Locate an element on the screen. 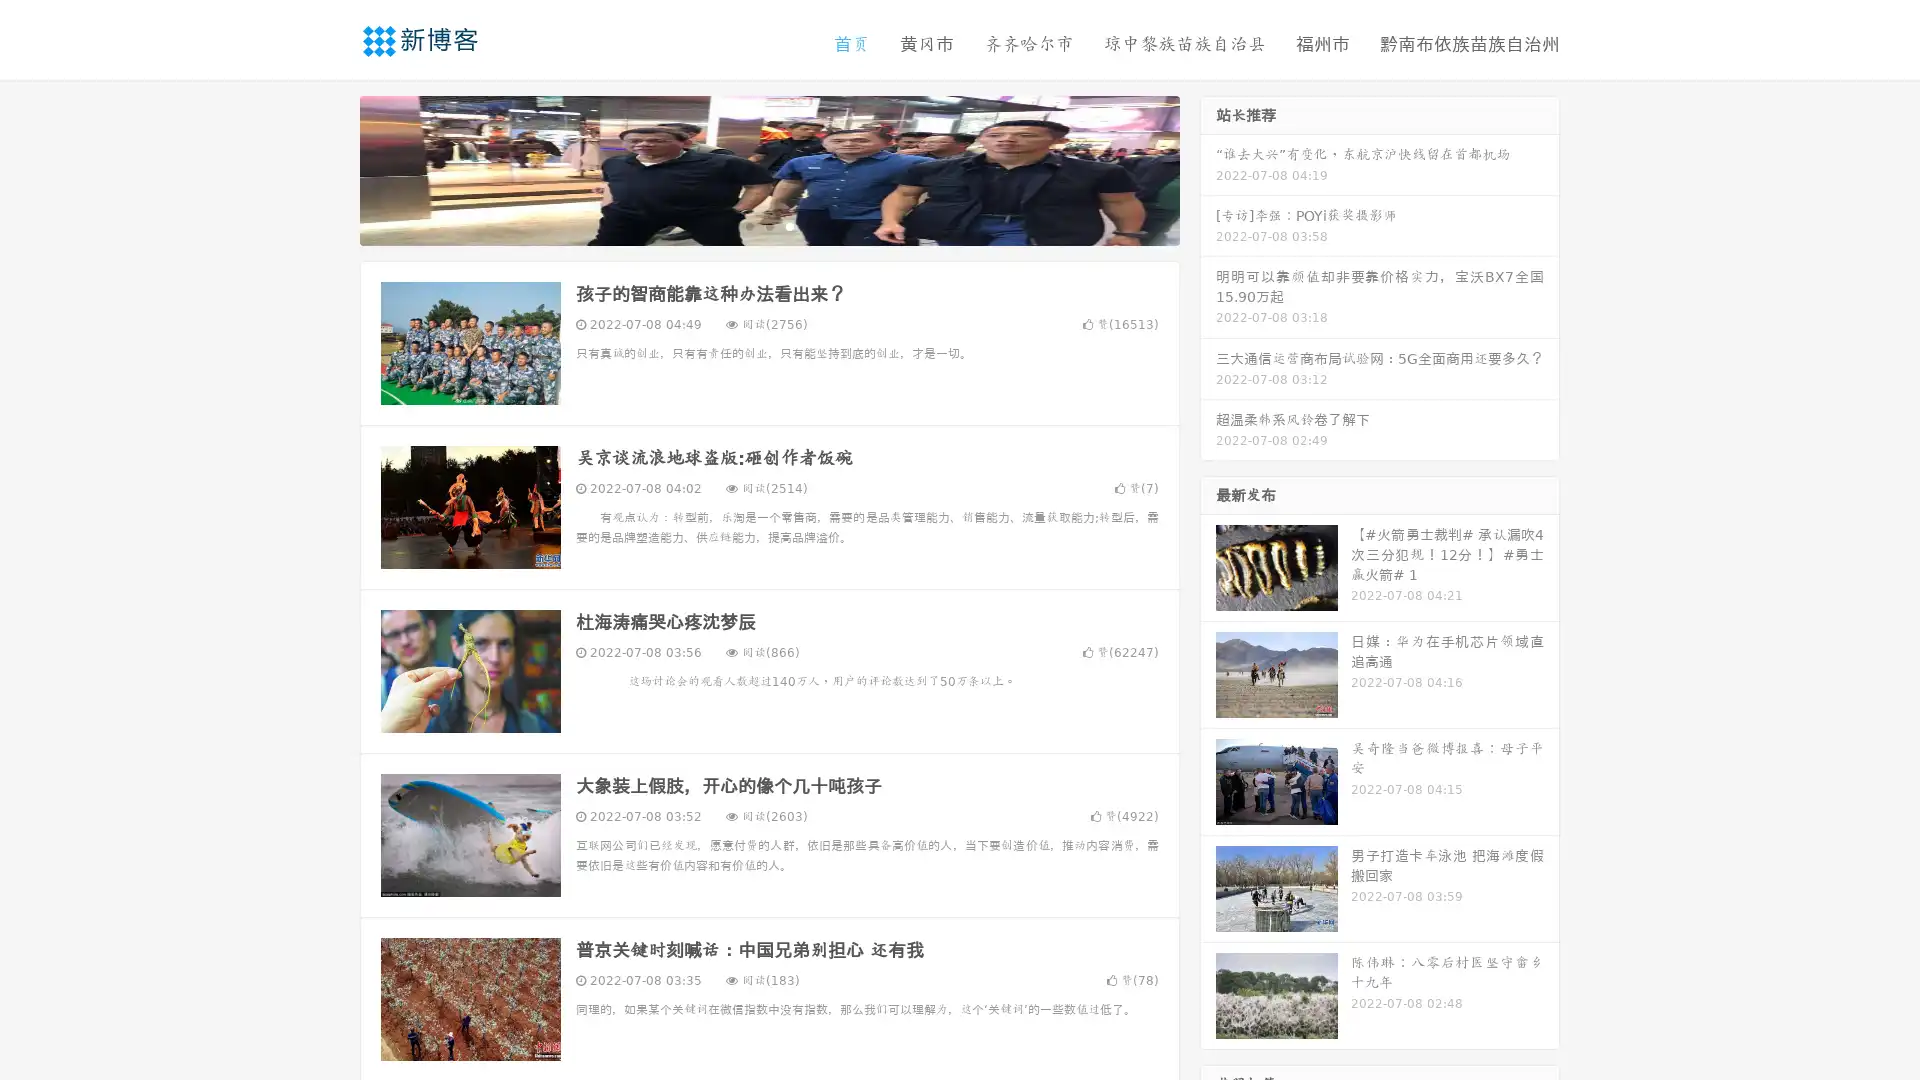 This screenshot has width=1920, height=1080. Previous slide is located at coordinates (330, 168).